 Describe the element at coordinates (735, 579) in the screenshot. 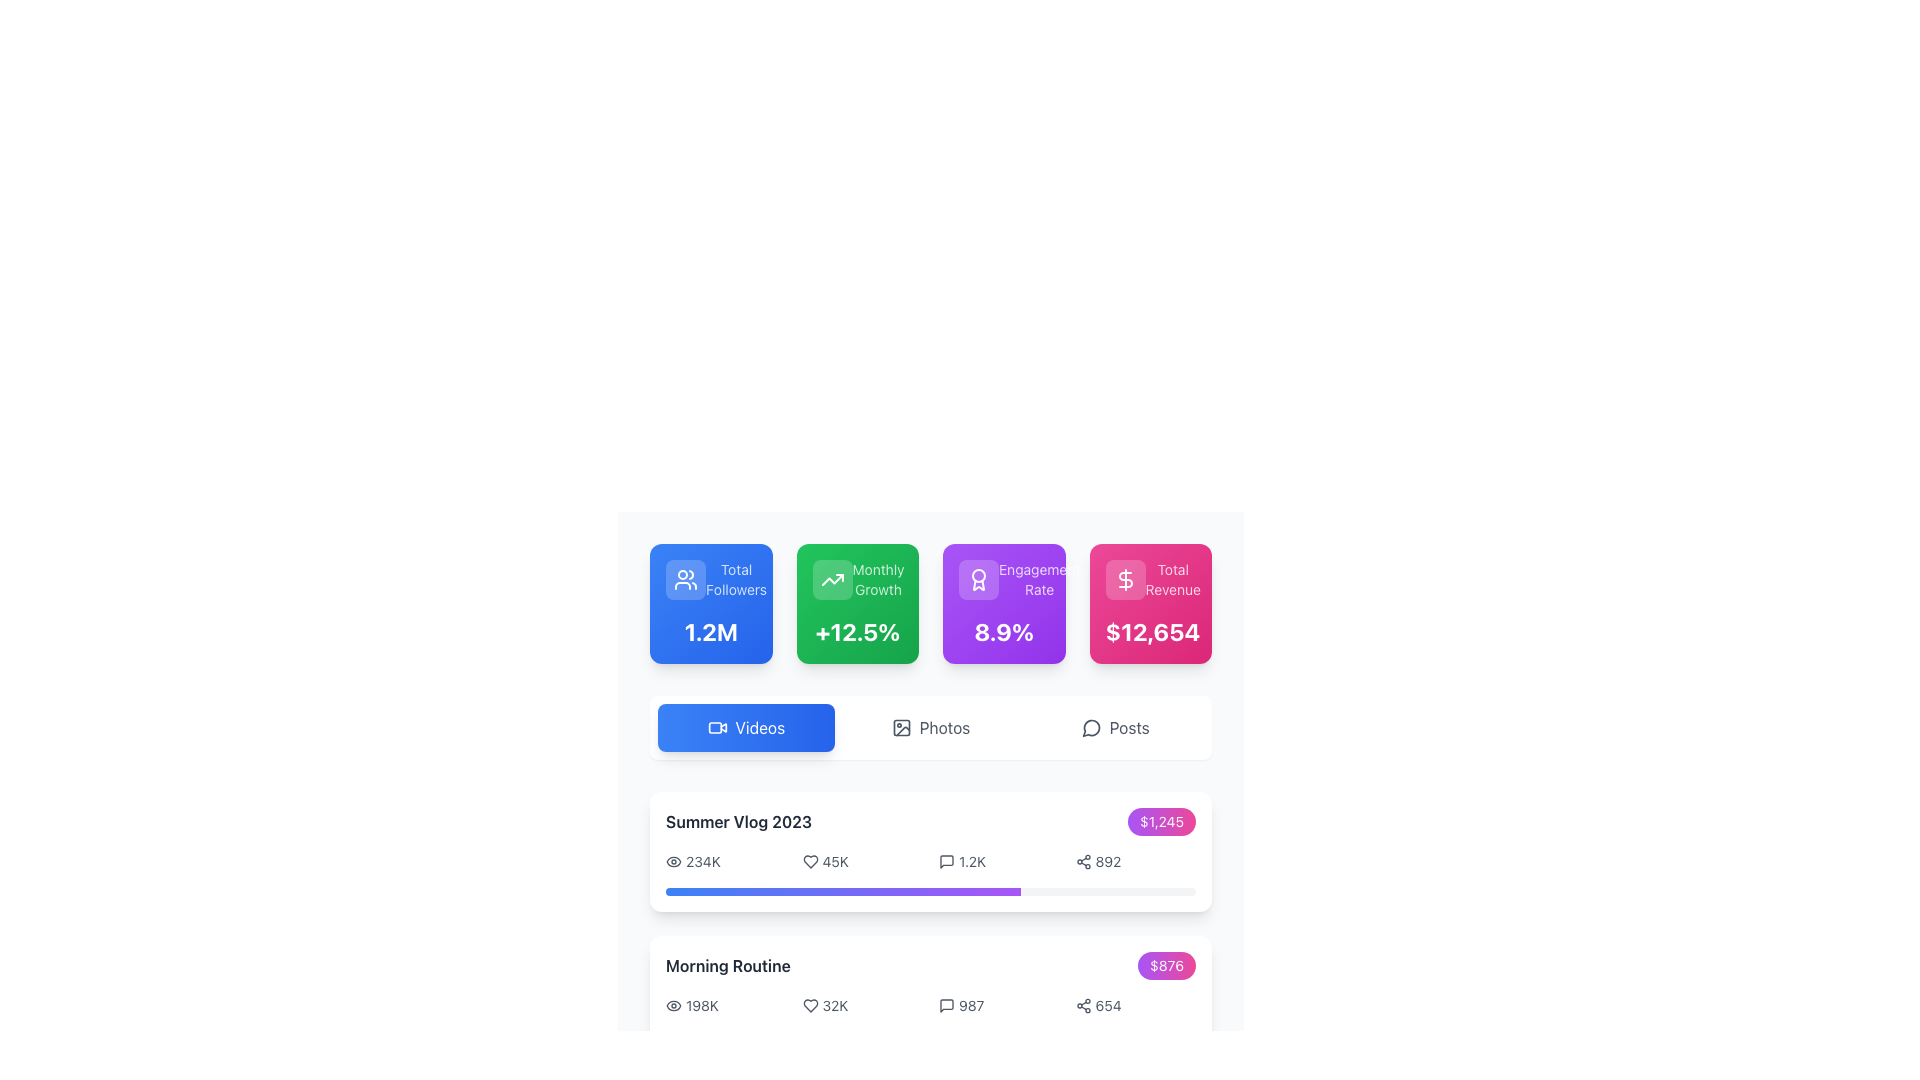

I see `label indicating the total number of followers, which is located in the top-right corner of the blue summary card tile, above the numerical statistic '1.2M'` at that location.